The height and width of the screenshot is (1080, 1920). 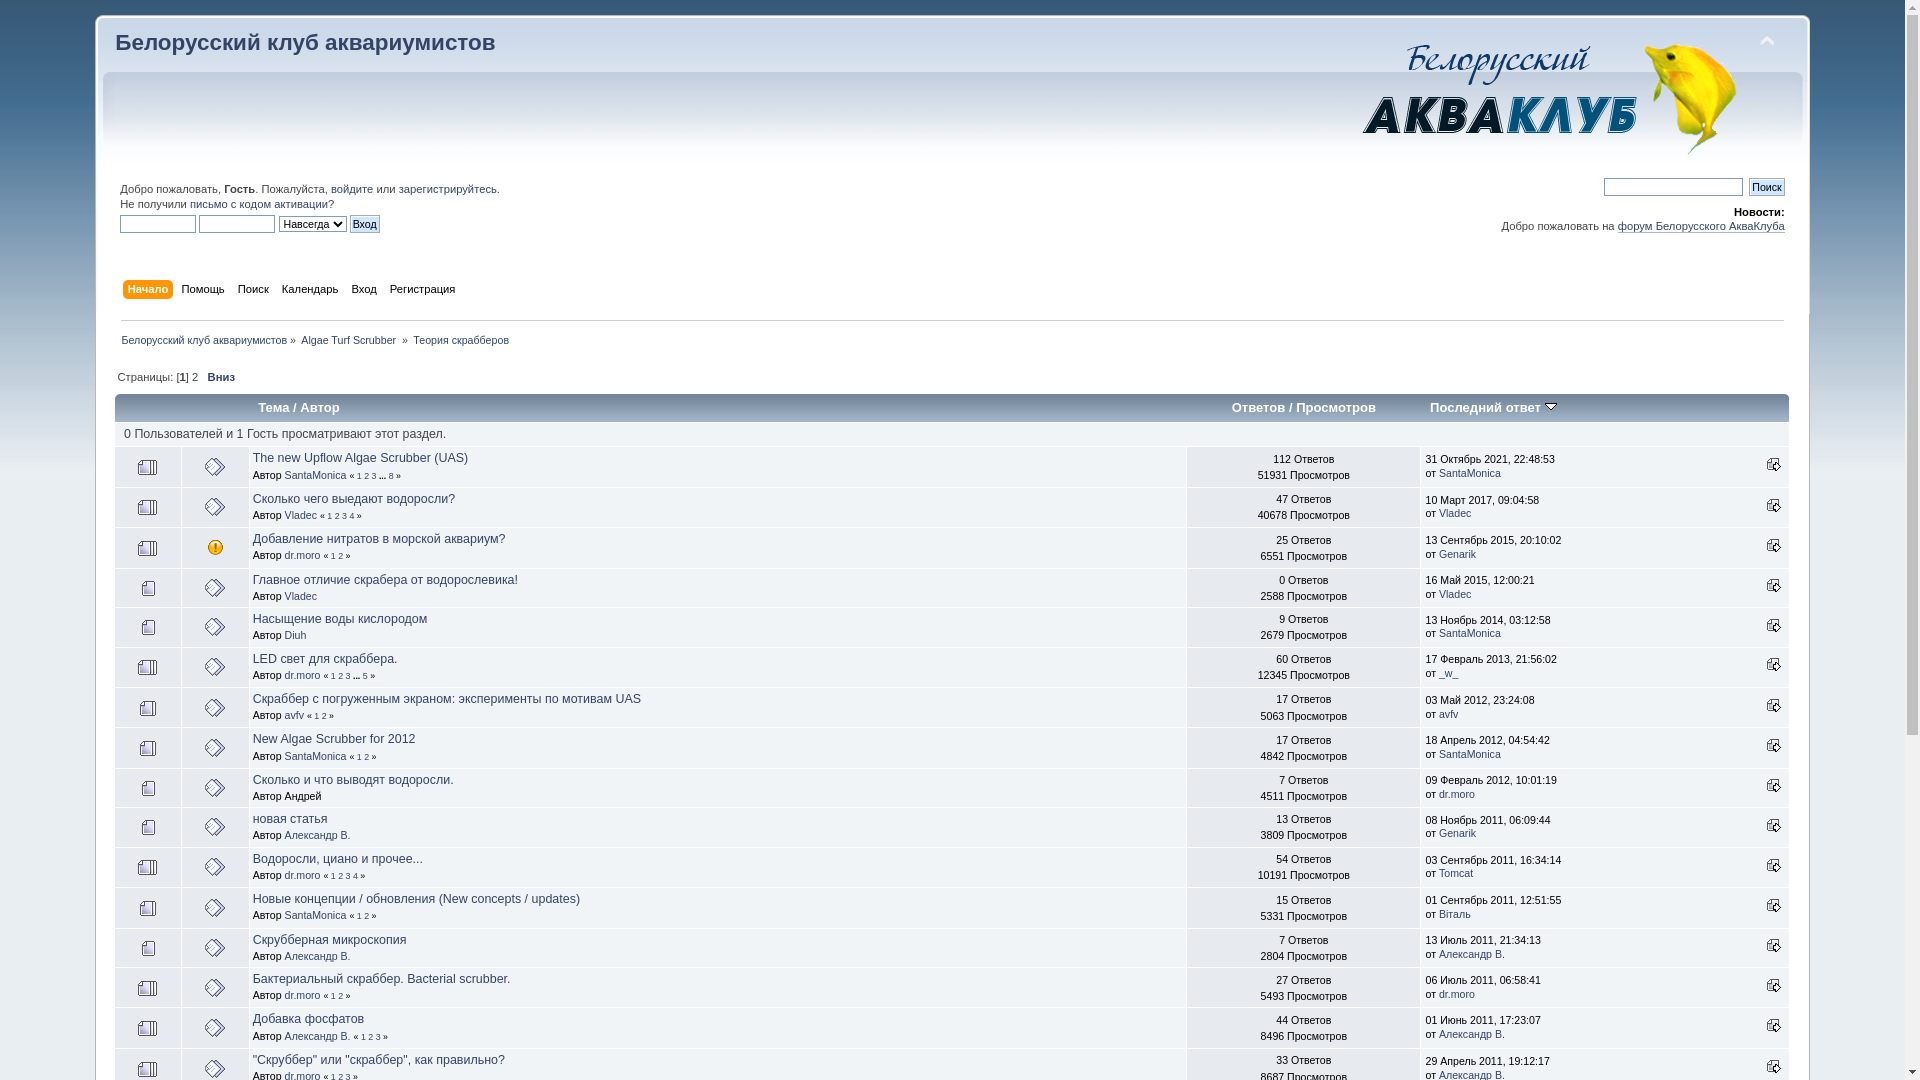 What do you see at coordinates (368, 1036) in the screenshot?
I see `'2'` at bounding box center [368, 1036].